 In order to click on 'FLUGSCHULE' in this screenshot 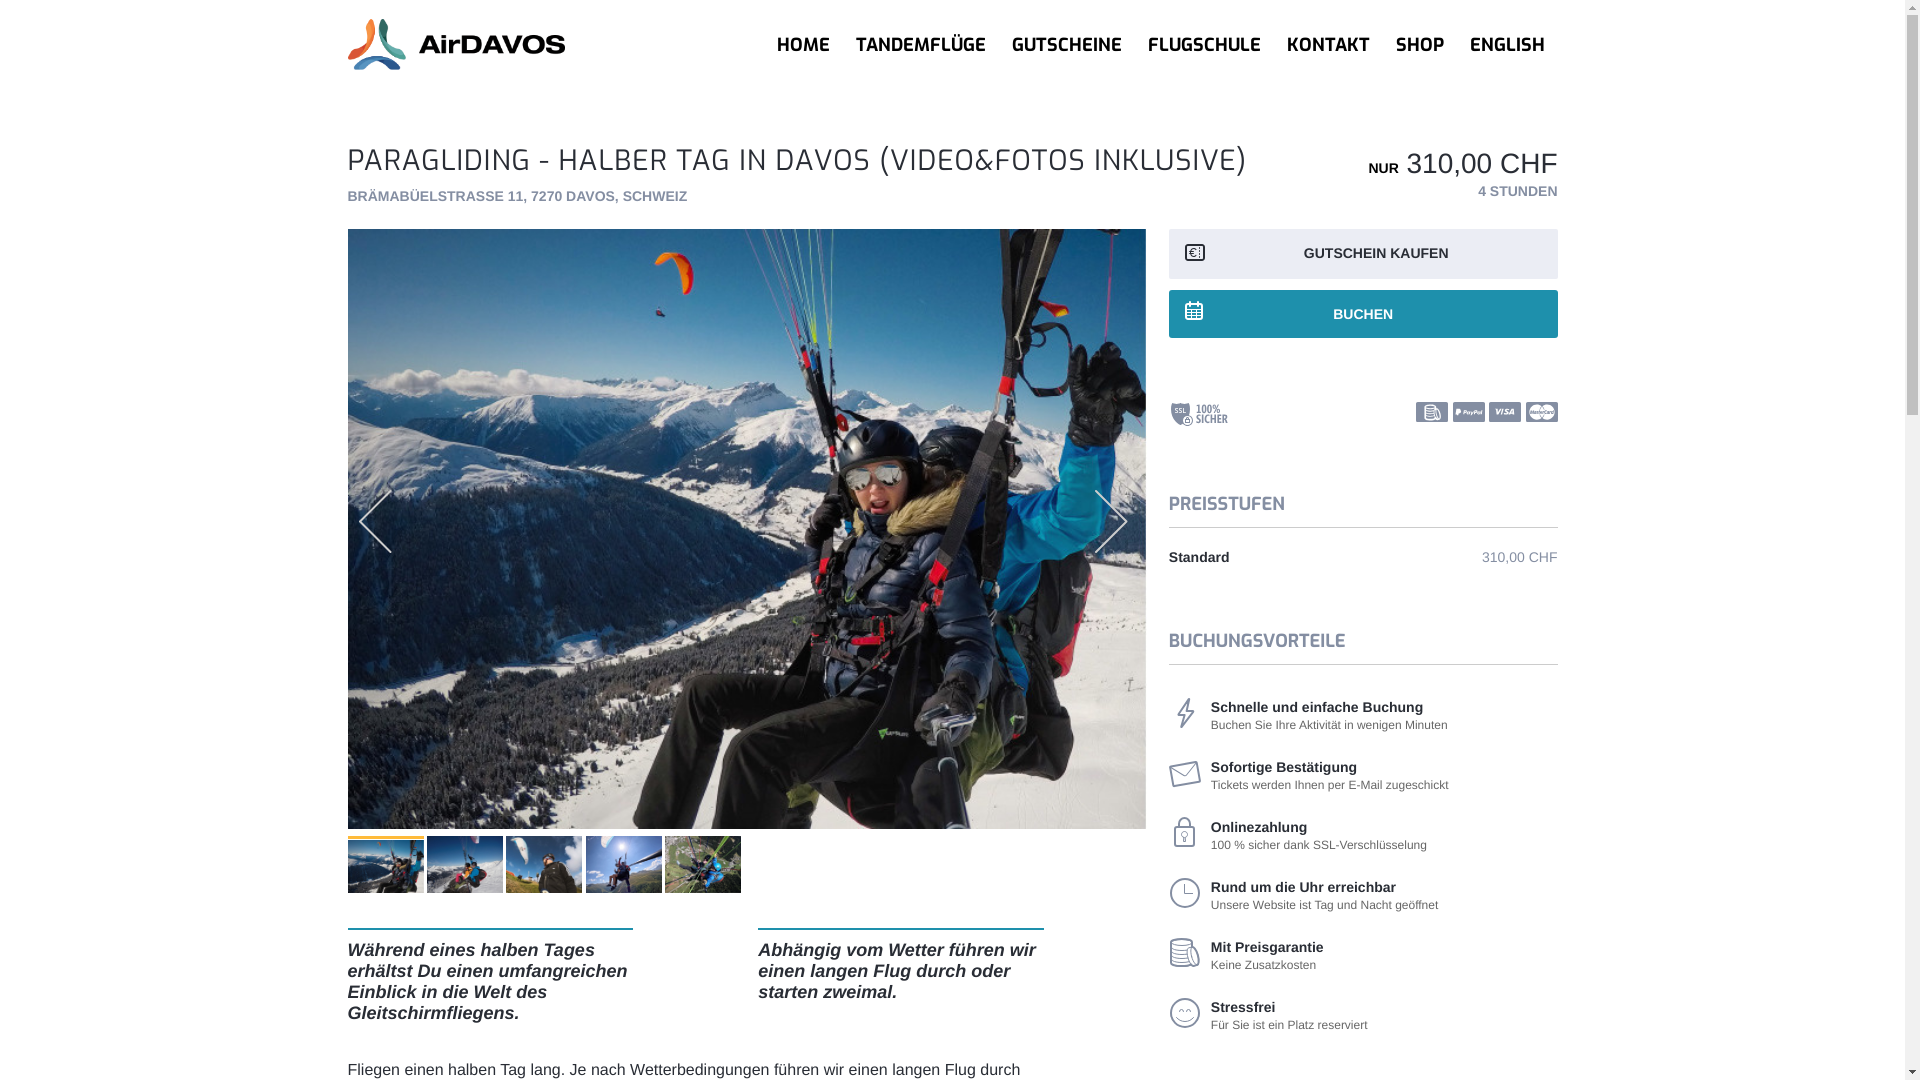, I will do `click(1133, 45)`.